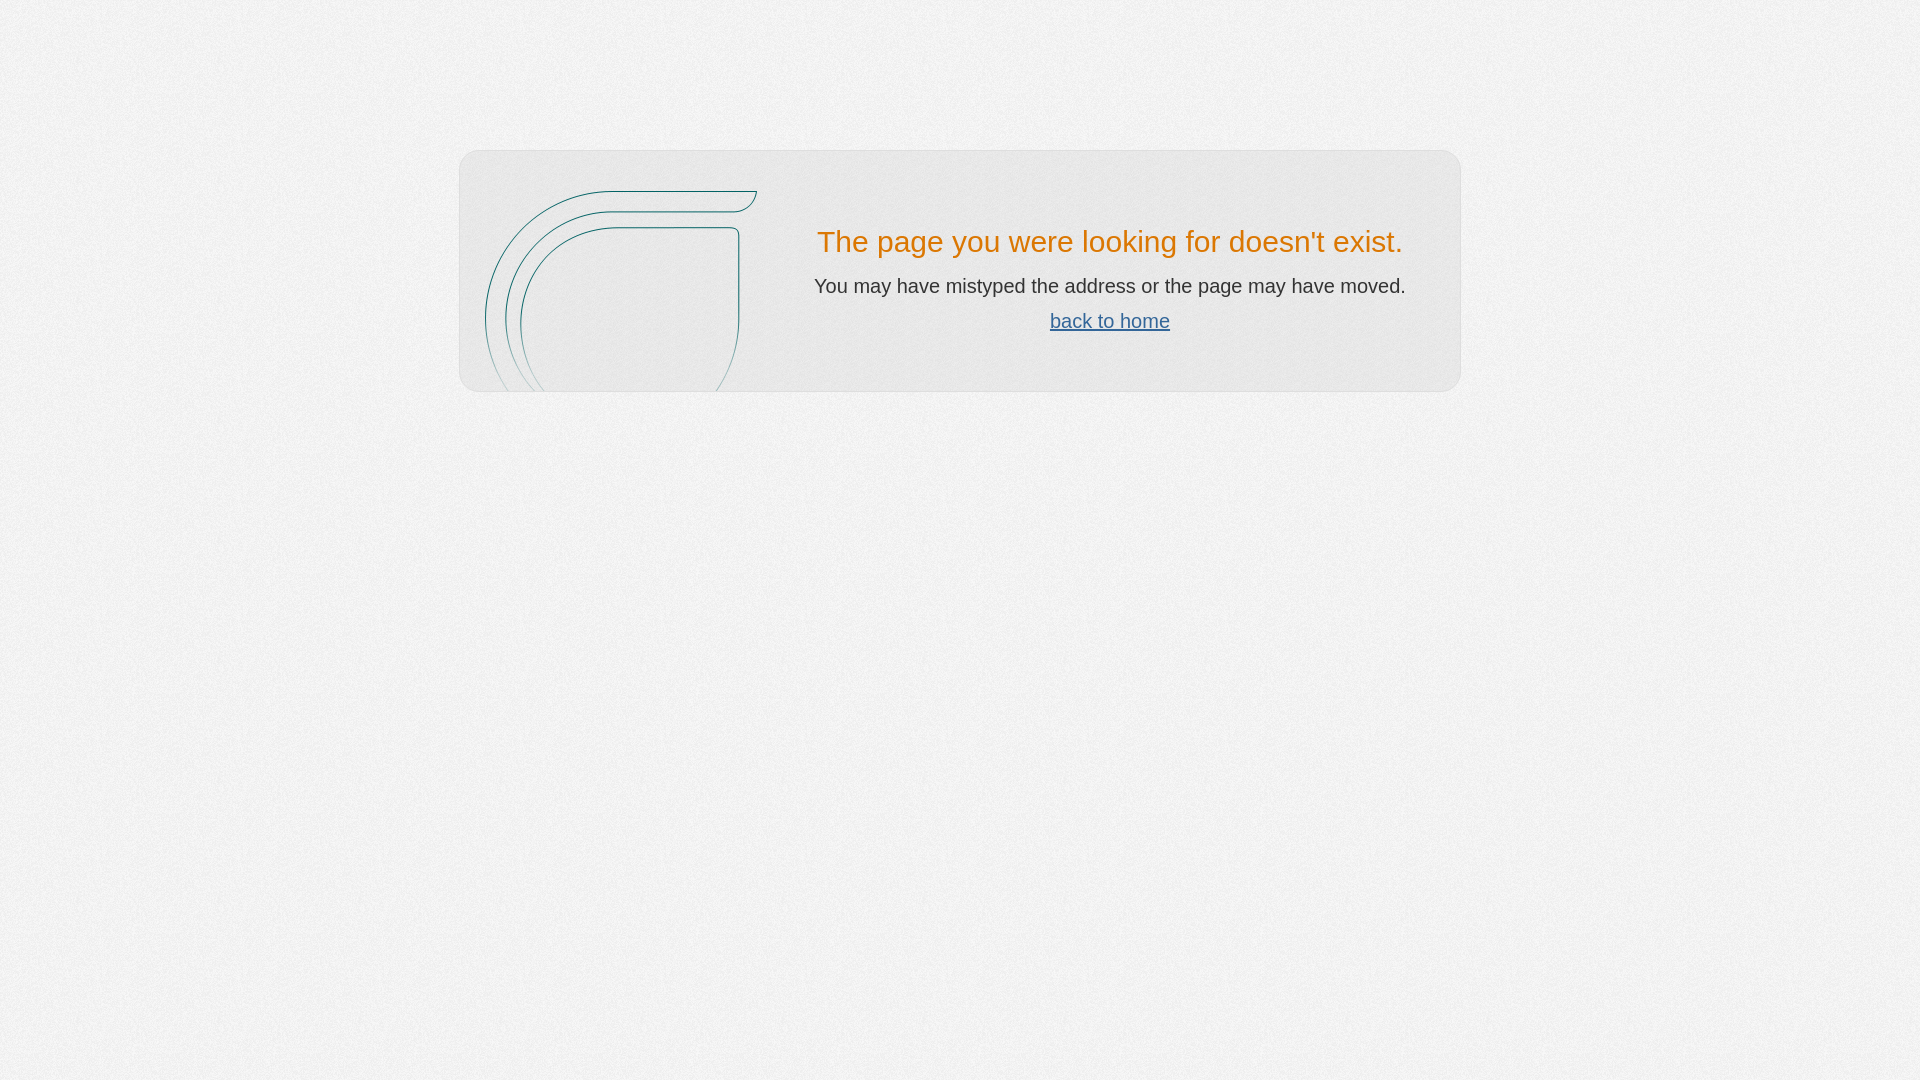 The image size is (1920, 1080). I want to click on 'back to home', so click(1108, 319).